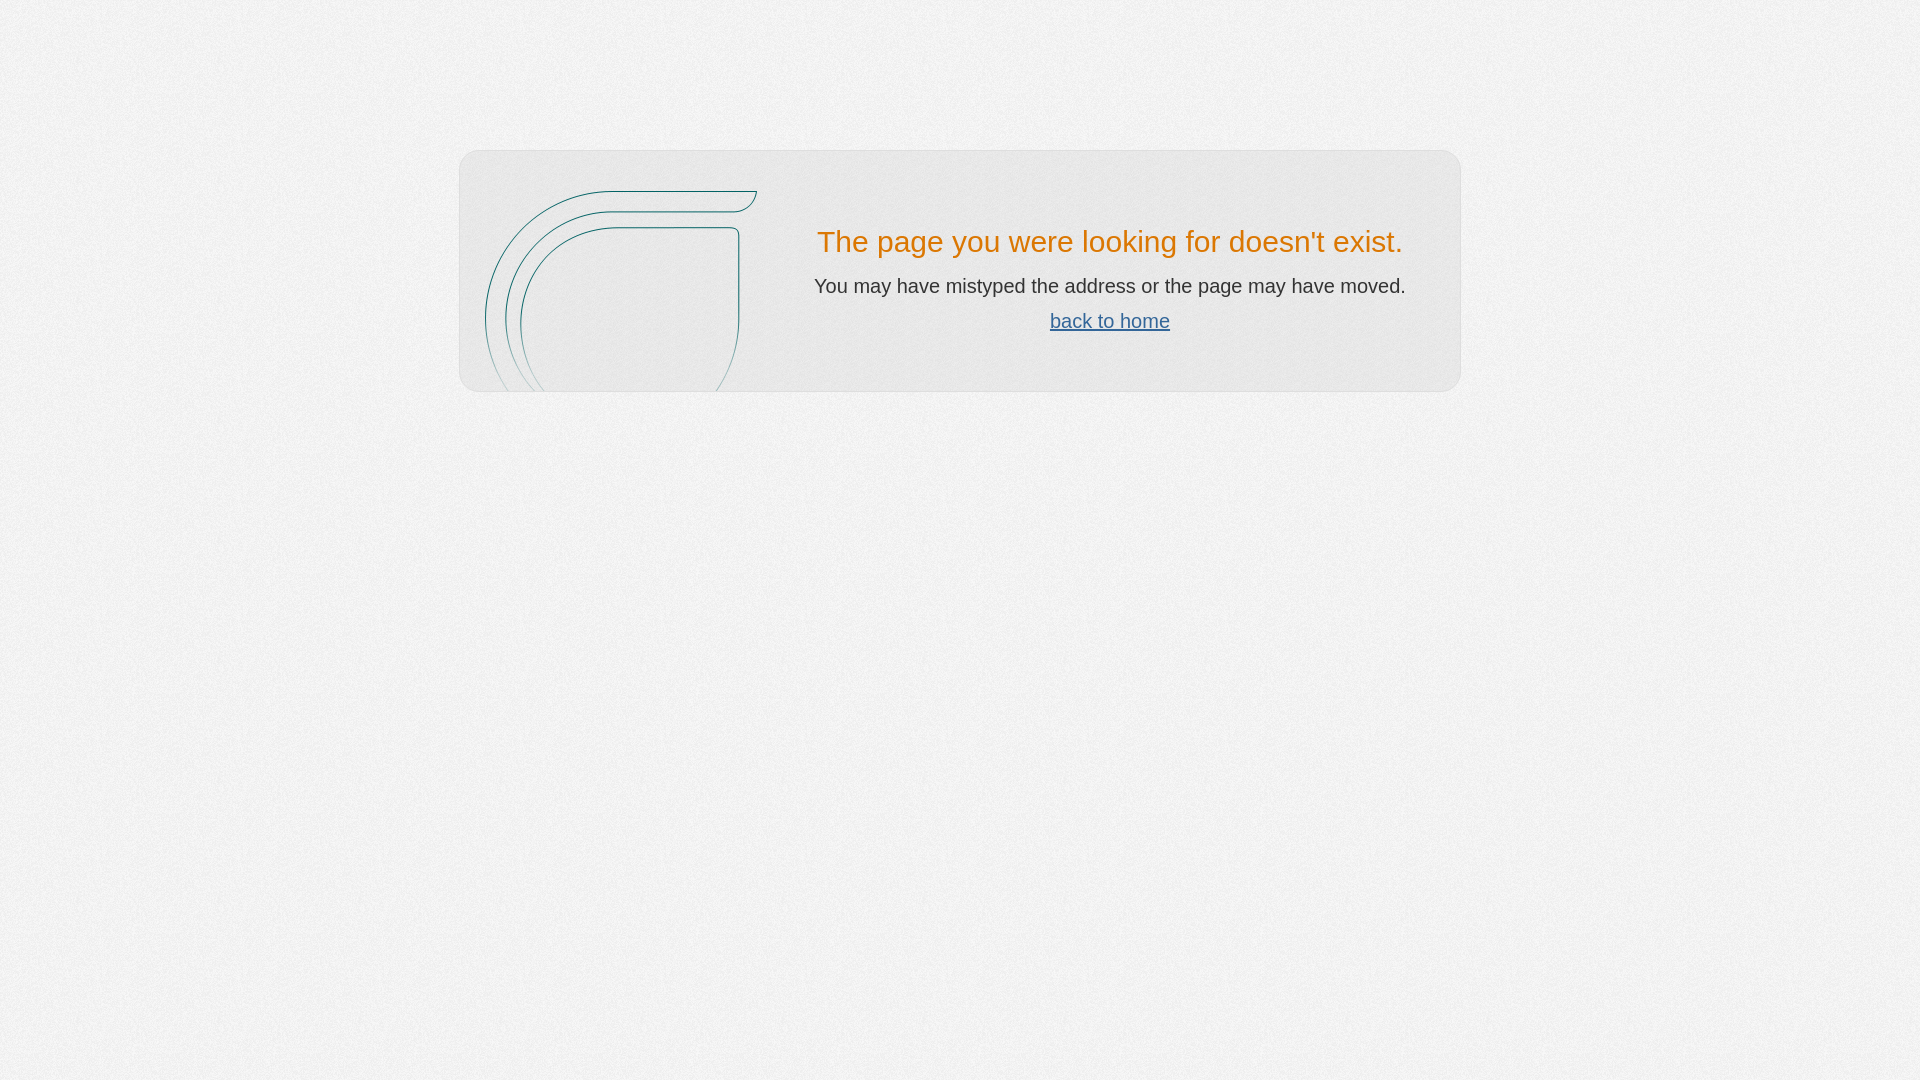 The image size is (1920, 1080). I want to click on 'back to home', so click(1108, 319).